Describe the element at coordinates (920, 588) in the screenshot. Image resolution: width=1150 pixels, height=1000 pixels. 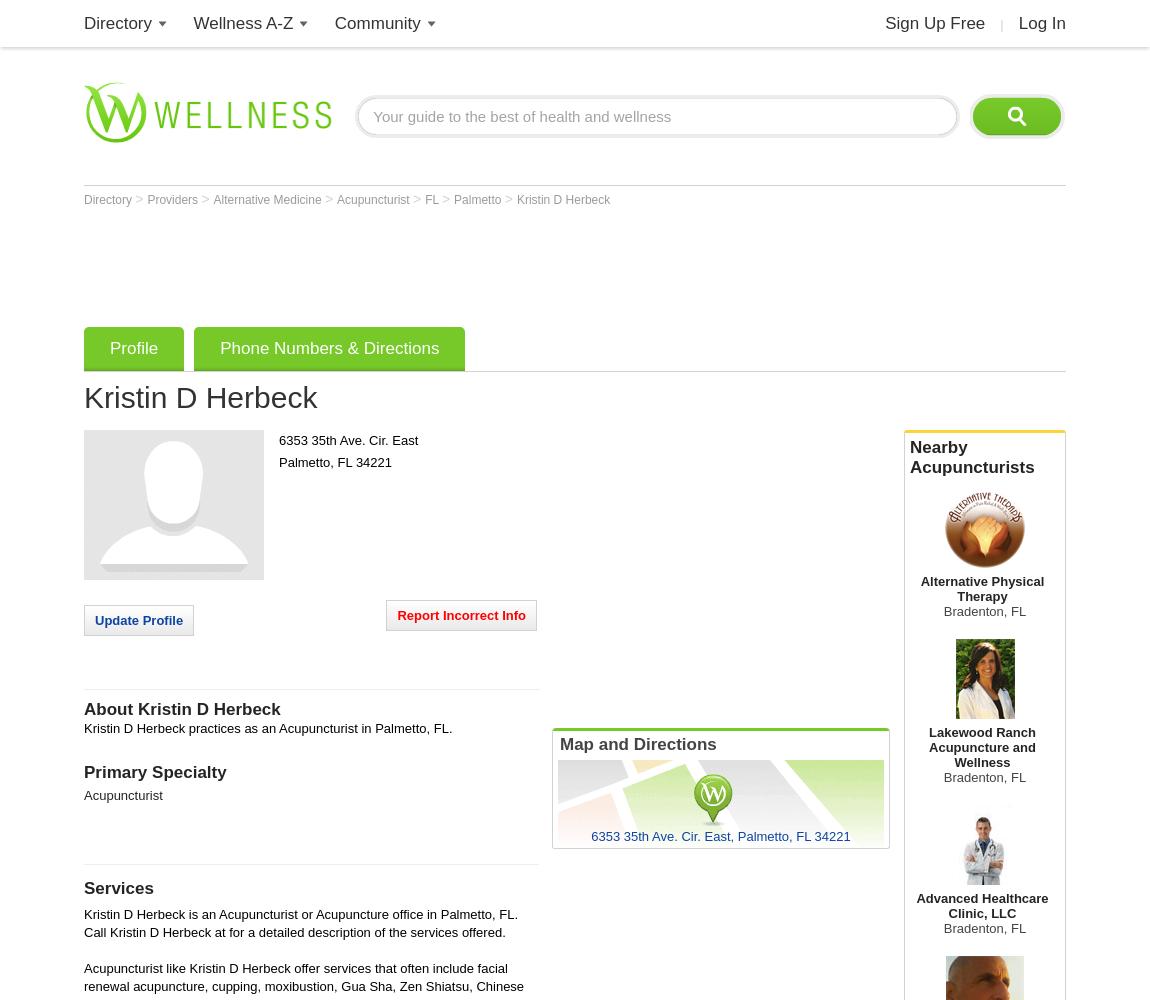
I see `'Alternative Physical Therapy'` at that location.